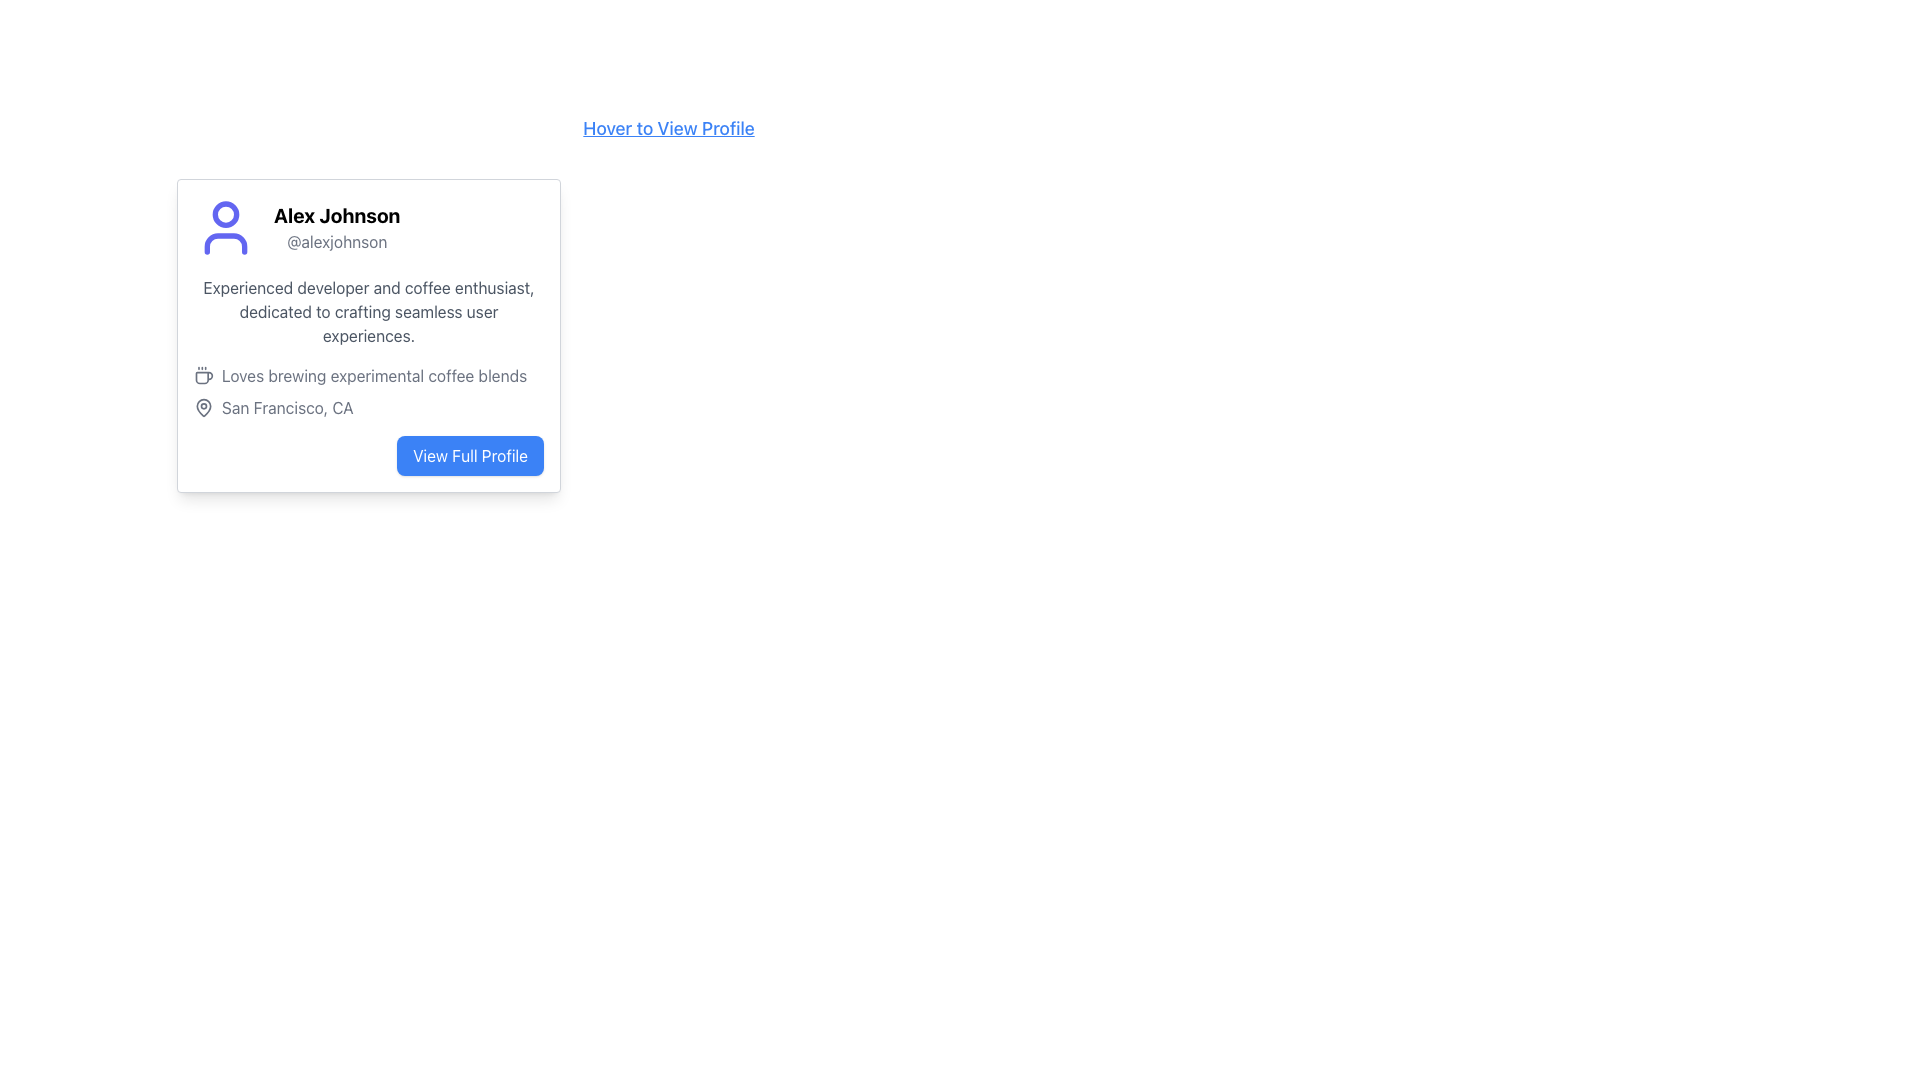  I want to click on the text link styled in blue that says 'Hover, so click(668, 128).